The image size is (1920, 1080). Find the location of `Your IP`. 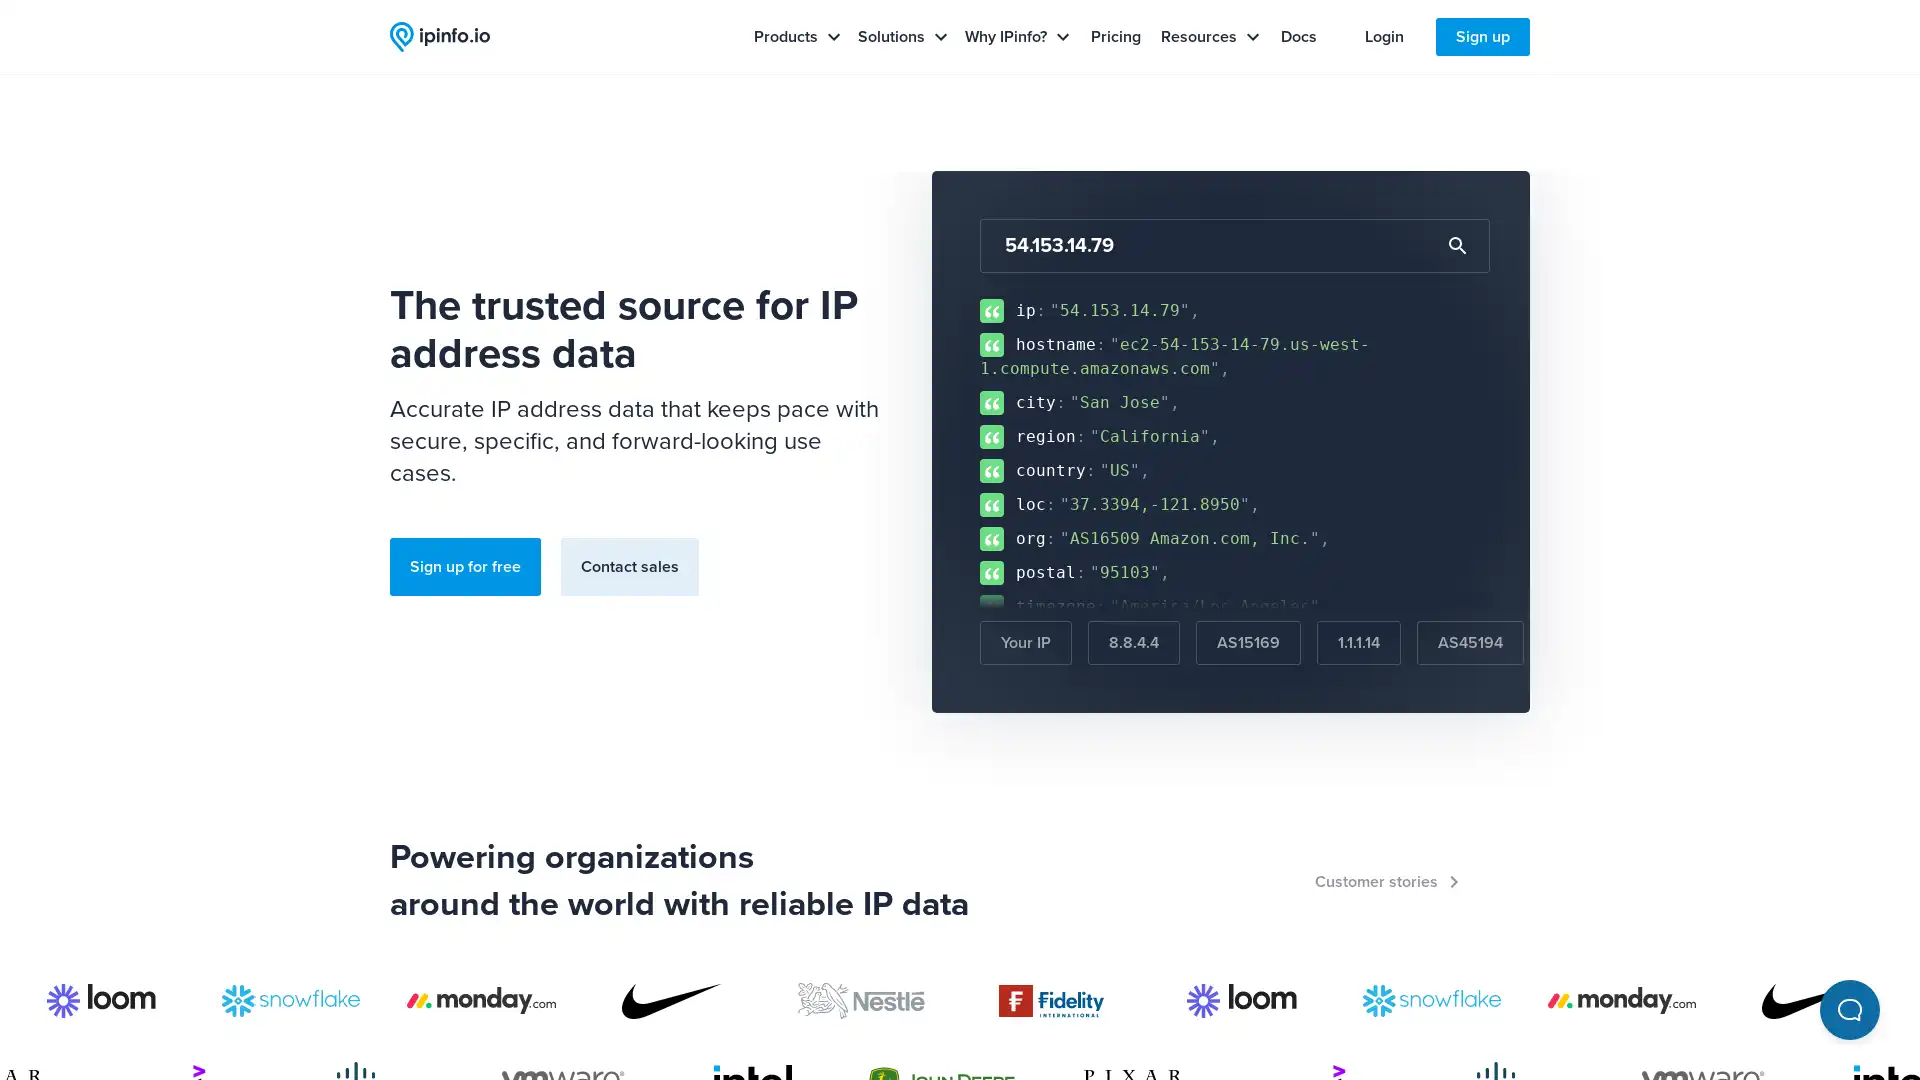

Your IP is located at coordinates (1026, 643).